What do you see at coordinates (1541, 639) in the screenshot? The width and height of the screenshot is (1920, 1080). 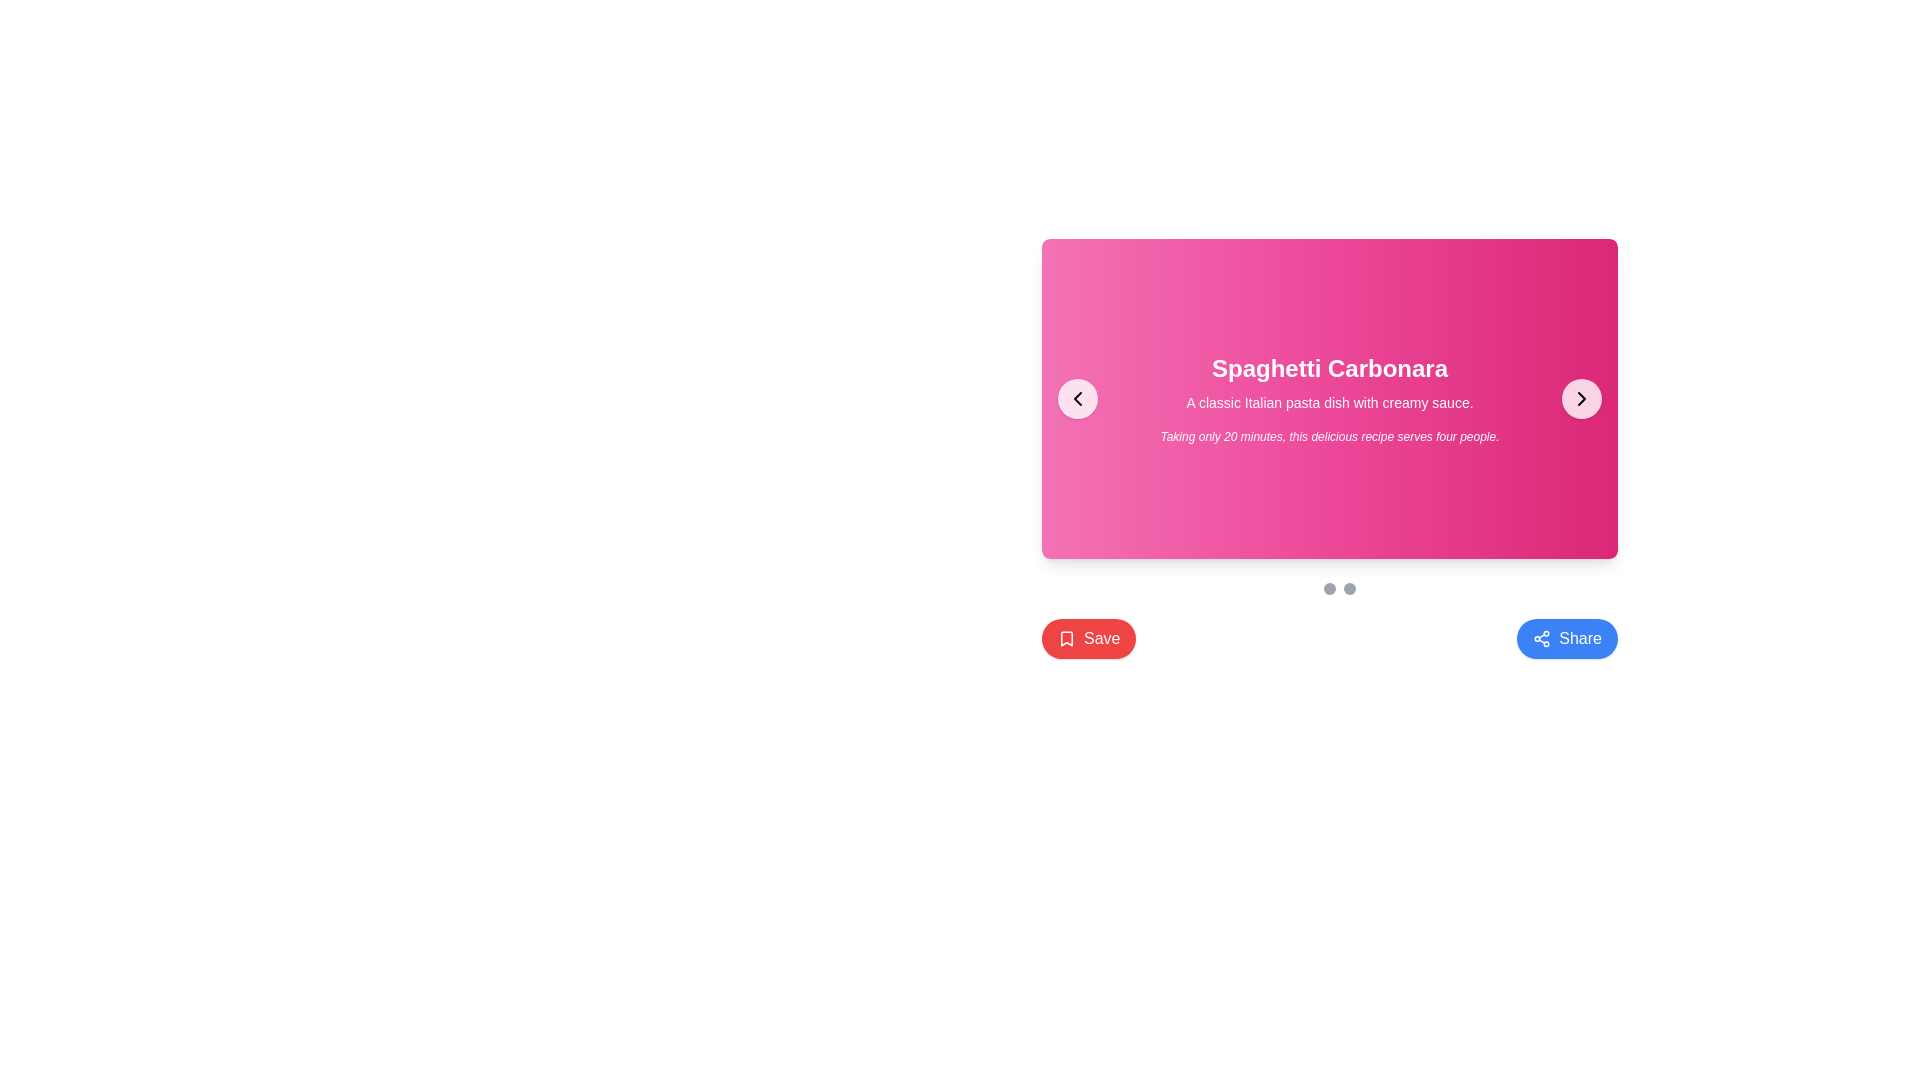 I see `the sharing icon, which is a graphic of three interconnected circles within the blue rounded rectangular 'Share' button, to initiate sharing` at bounding box center [1541, 639].